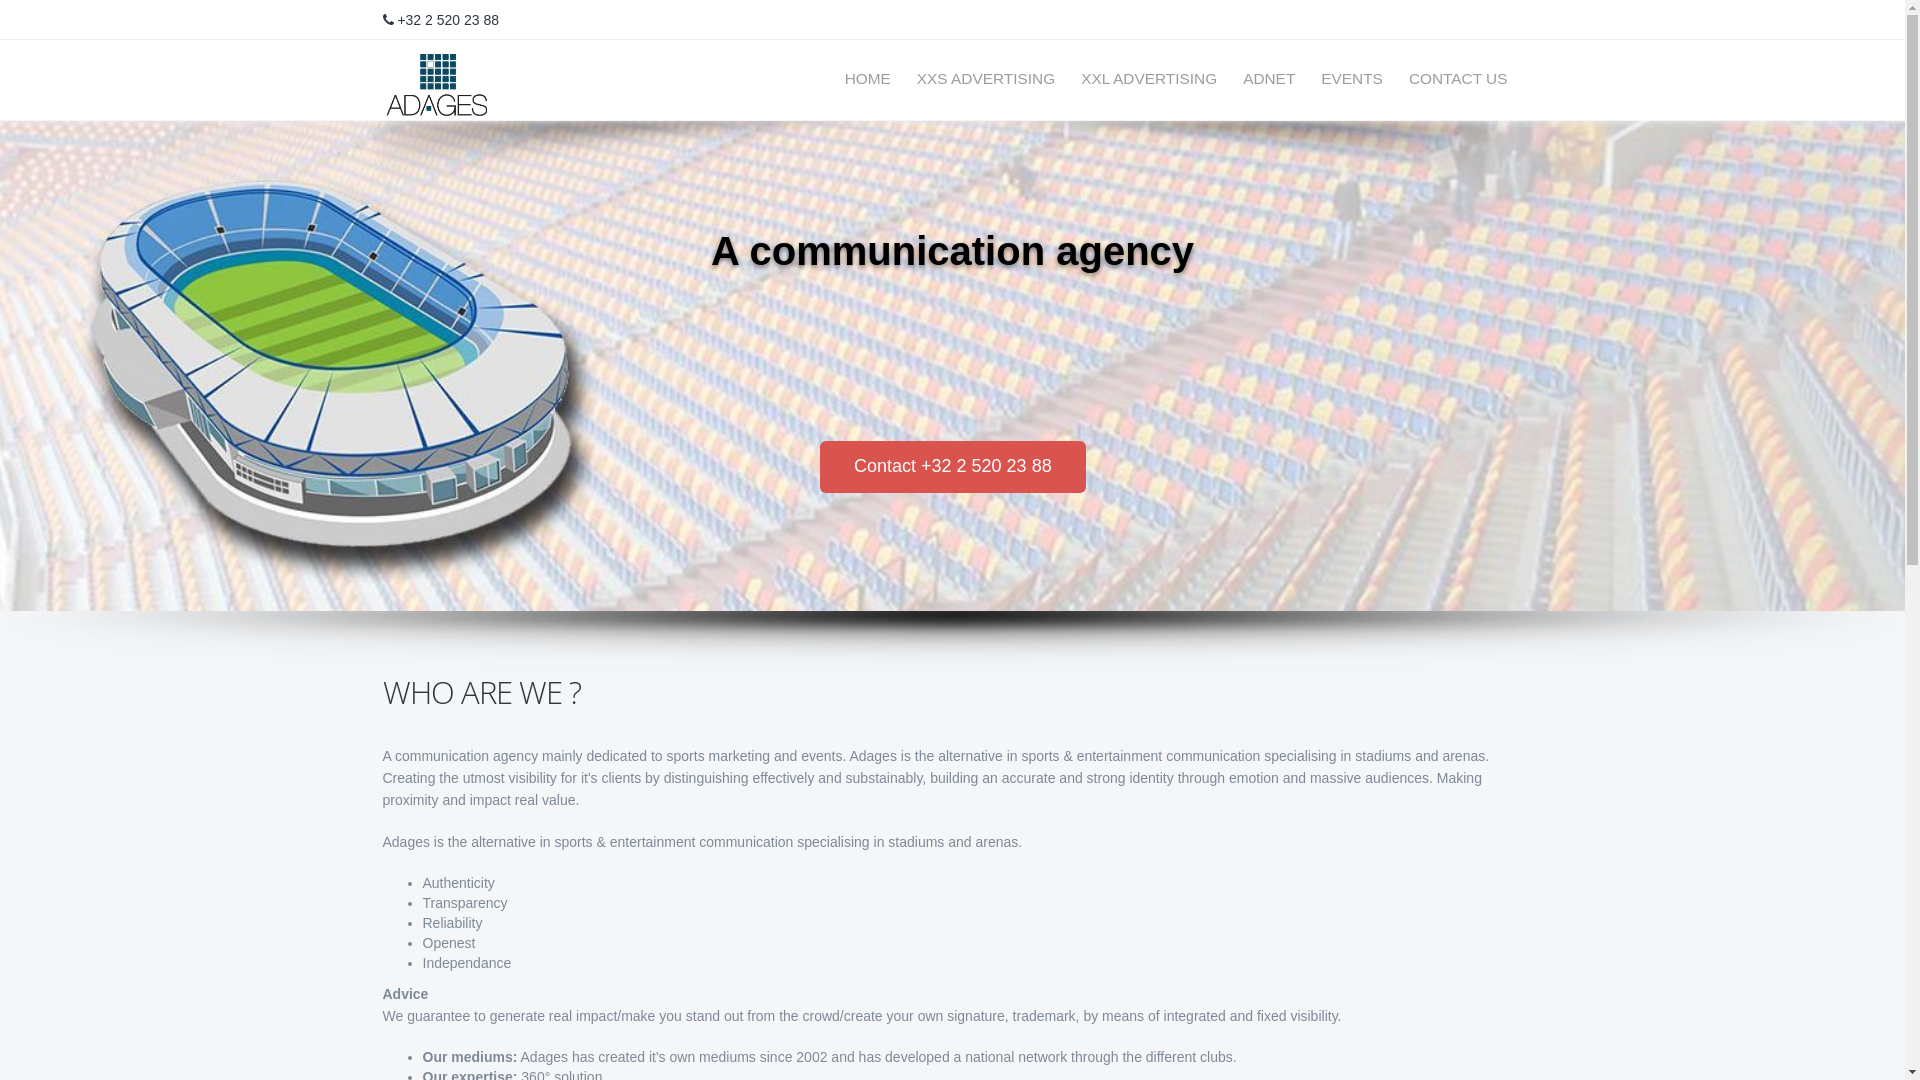 This screenshot has height=1080, width=1920. Describe the element at coordinates (952, 466) in the screenshot. I see `'Contact +32 2 520 23 88'` at that location.